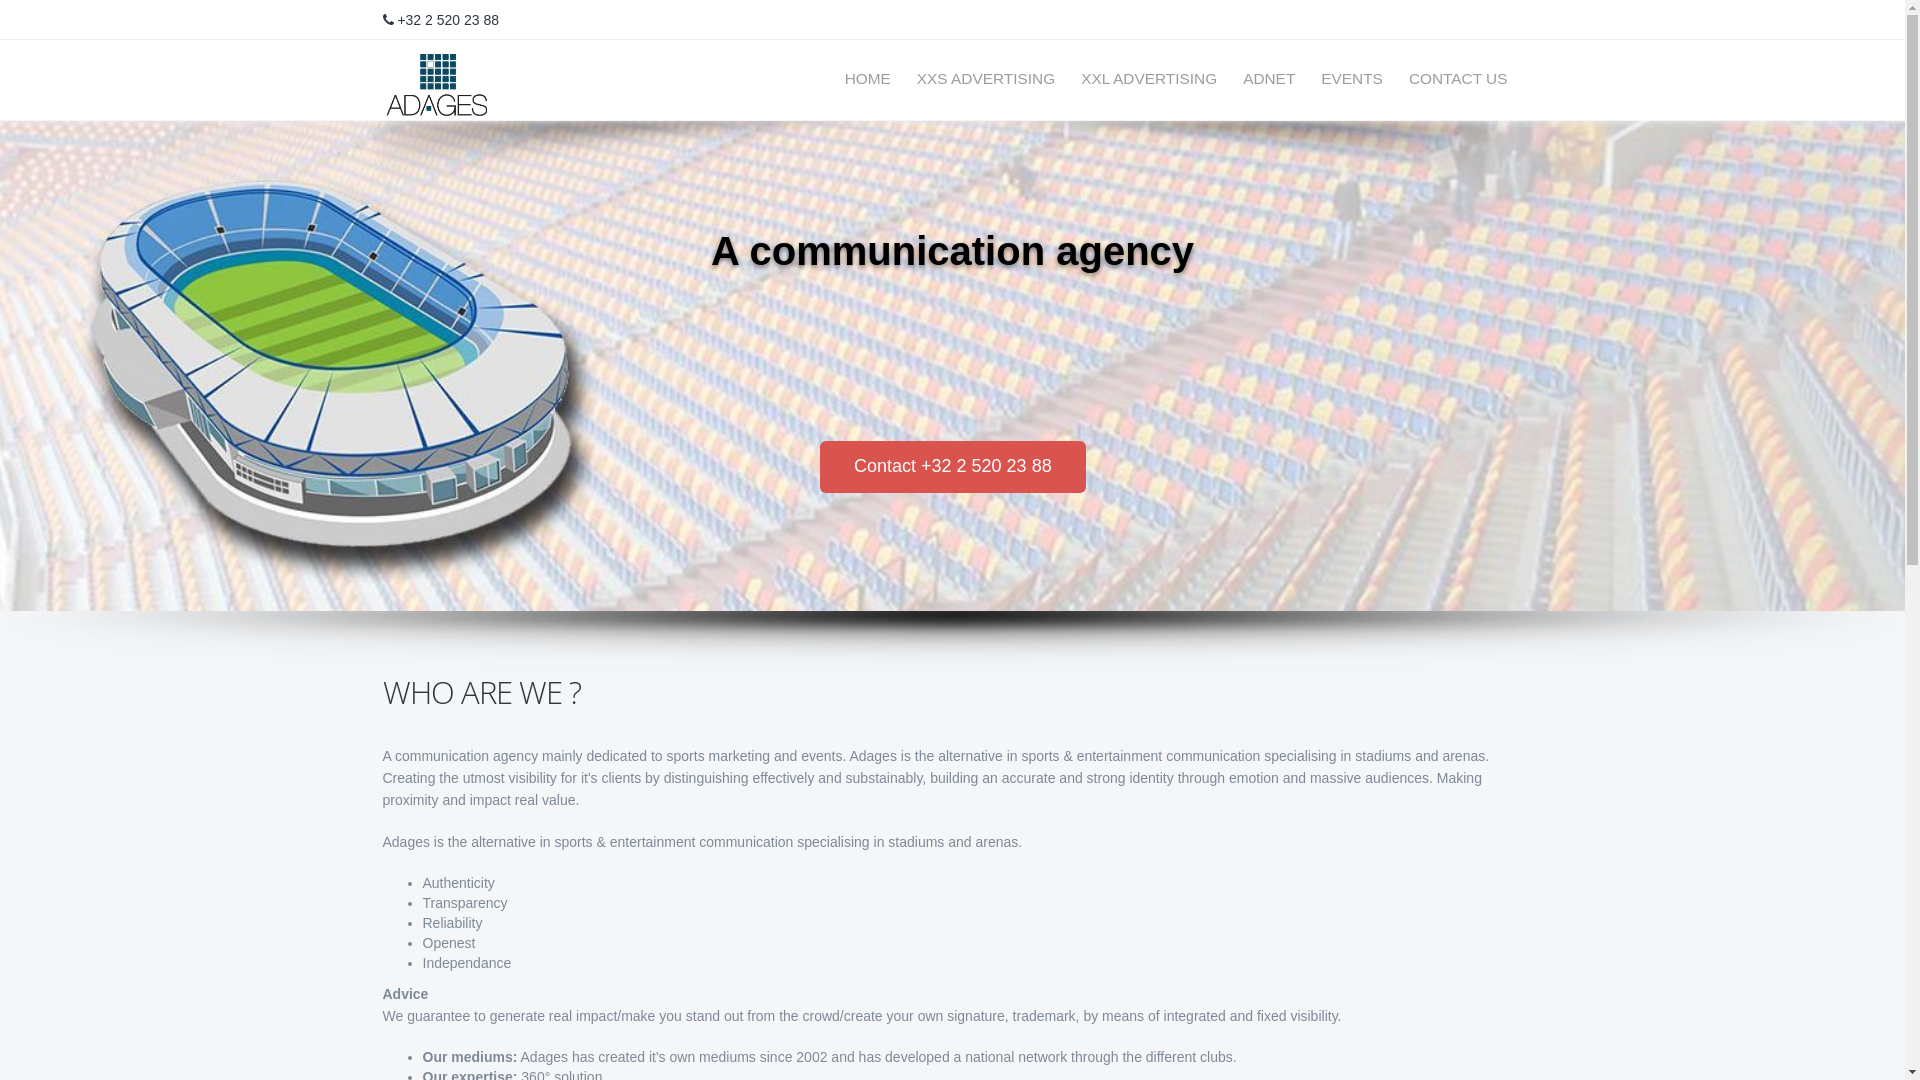 This screenshot has height=1080, width=1920. Describe the element at coordinates (952, 466) in the screenshot. I see `'Contact +32 2 520 23 88'` at that location.